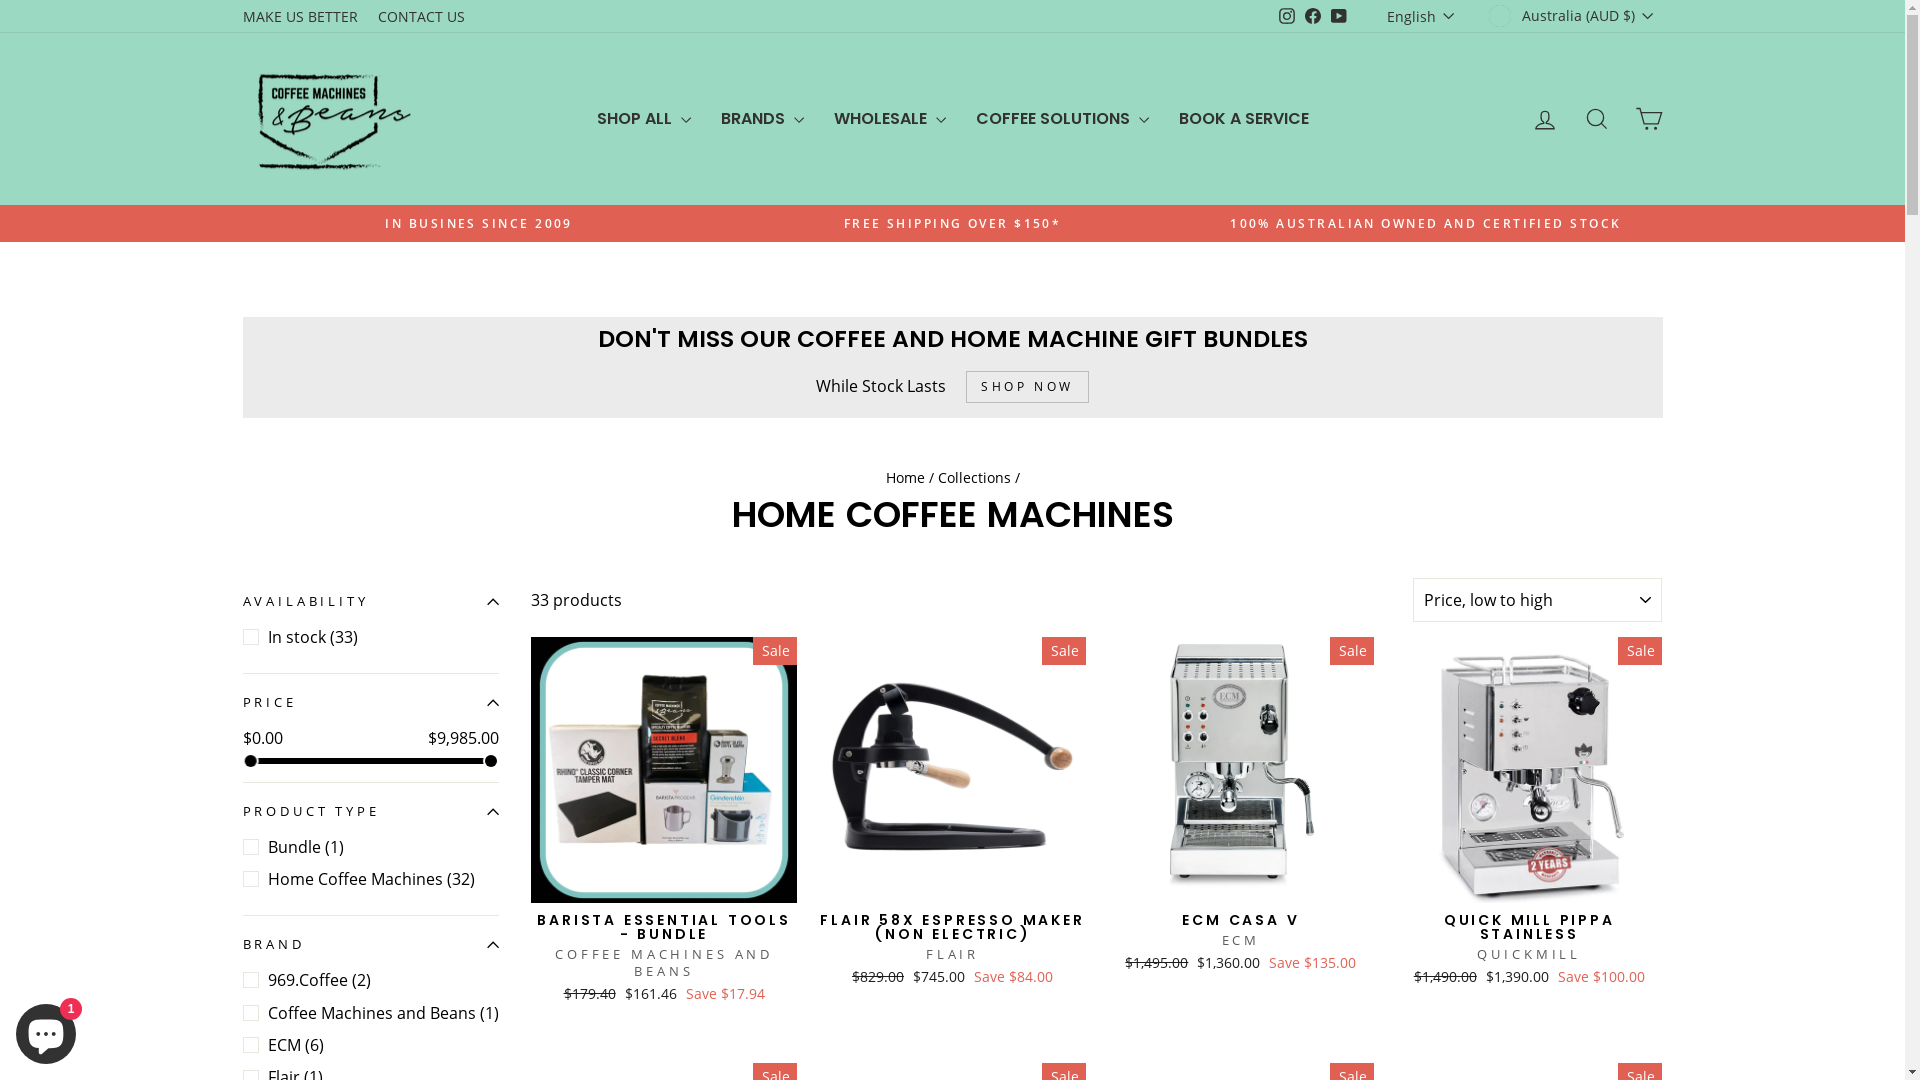  Describe the element at coordinates (420, 16) in the screenshot. I see `'CONTACT US'` at that location.